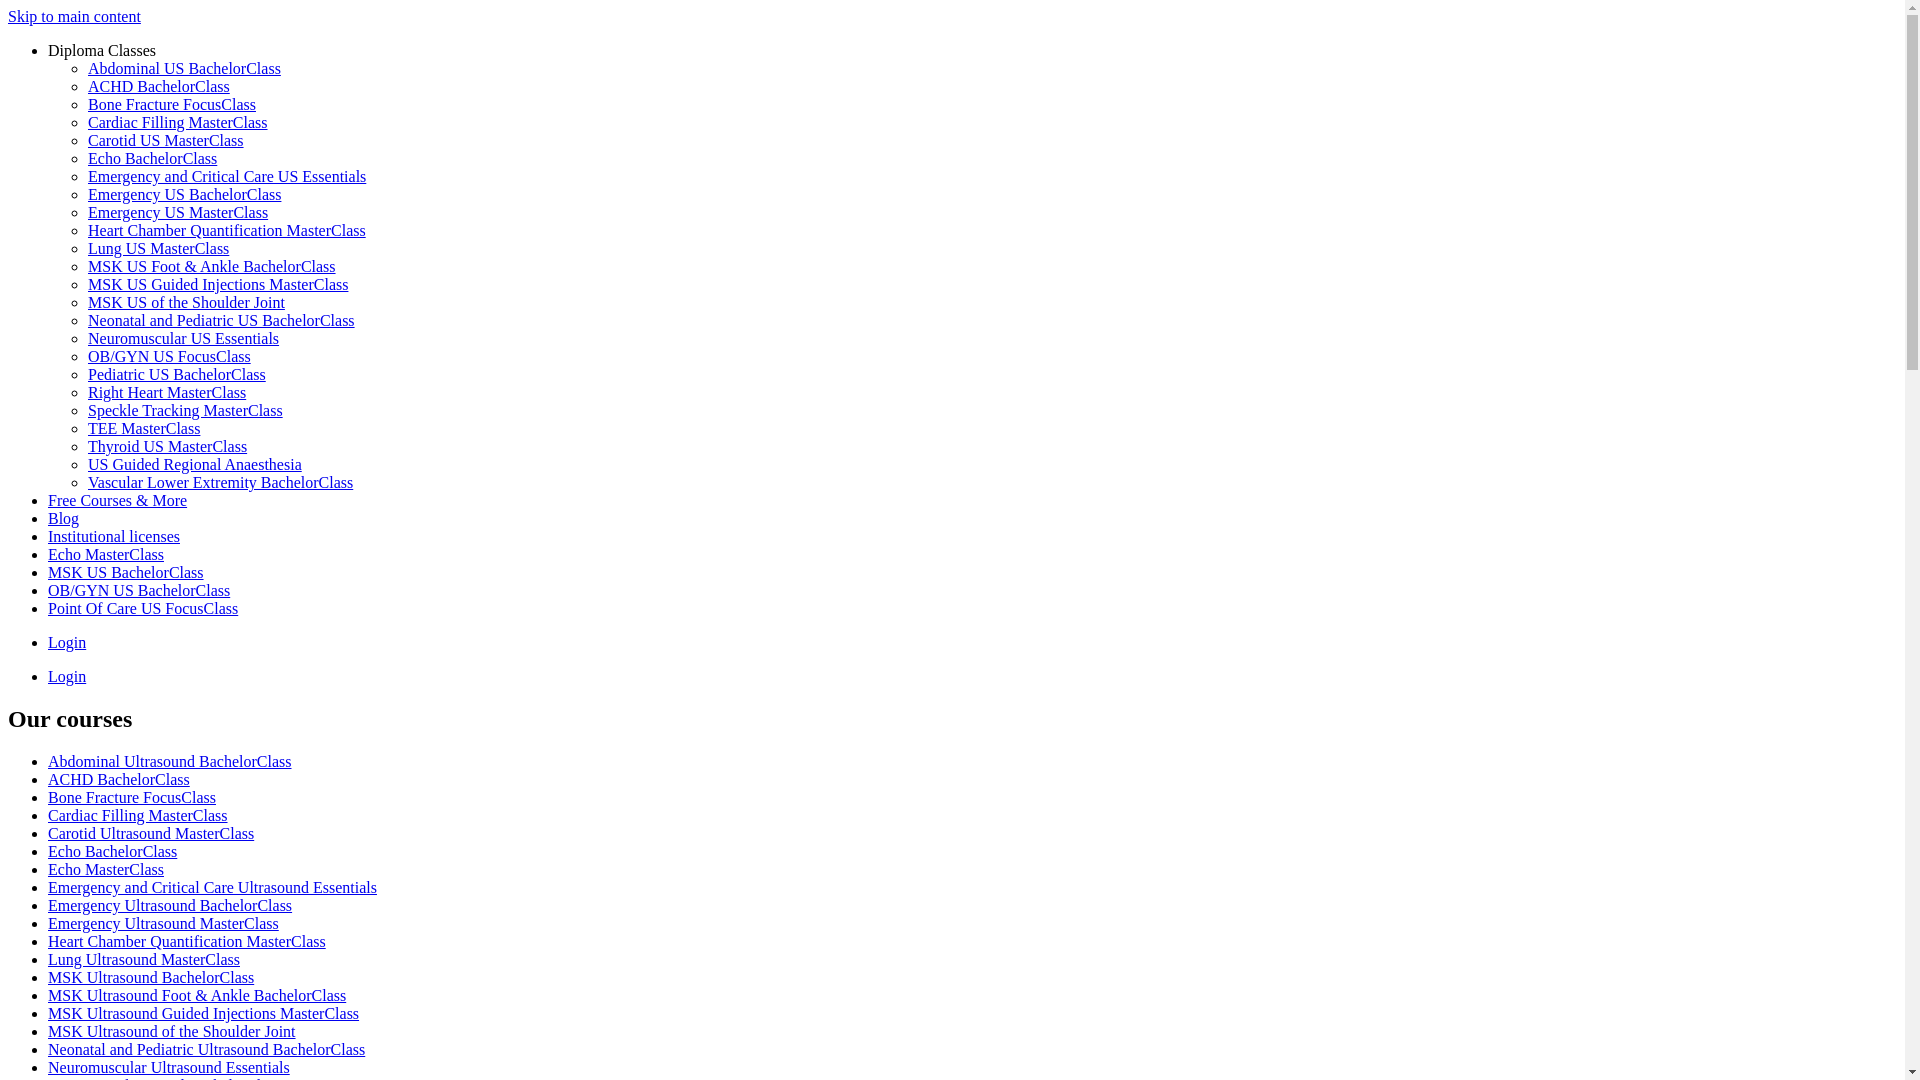 The height and width of the screenshot is (1080, 1920). I want to click on 'US Guided Regional Anaesthesia', so click(86, 464).